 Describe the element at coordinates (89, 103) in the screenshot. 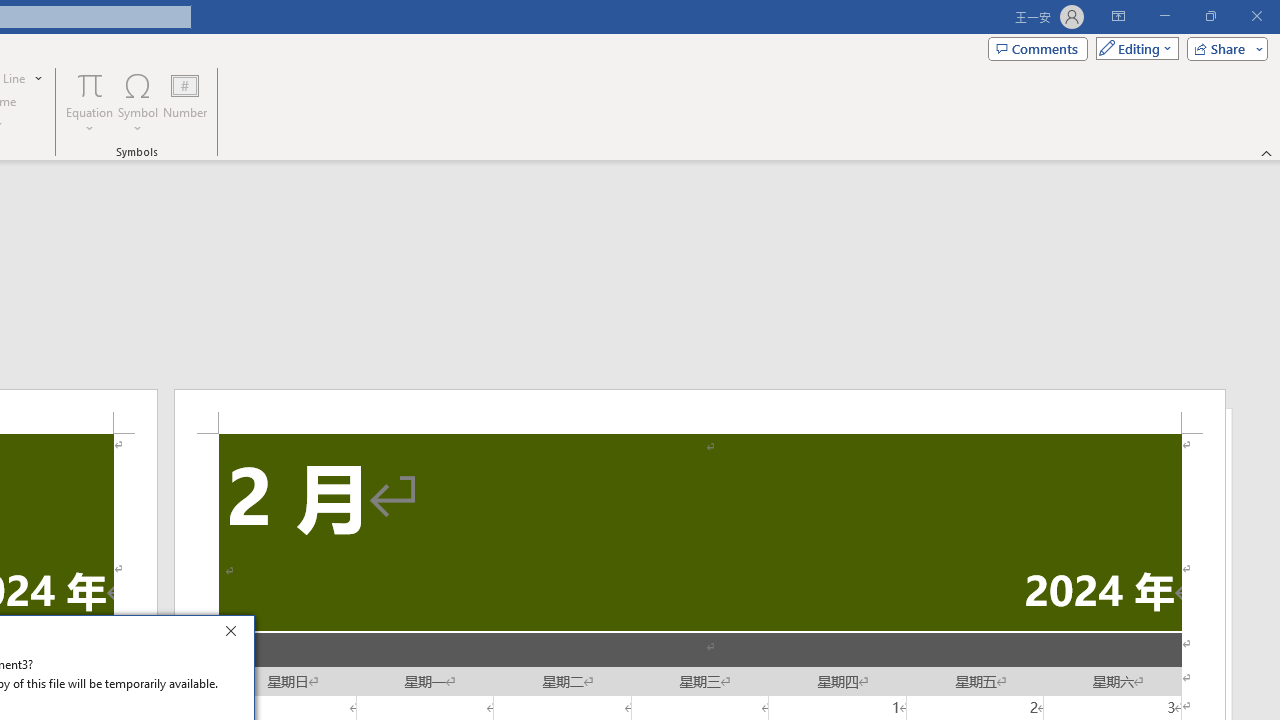

I see `'Equation'` at that location.